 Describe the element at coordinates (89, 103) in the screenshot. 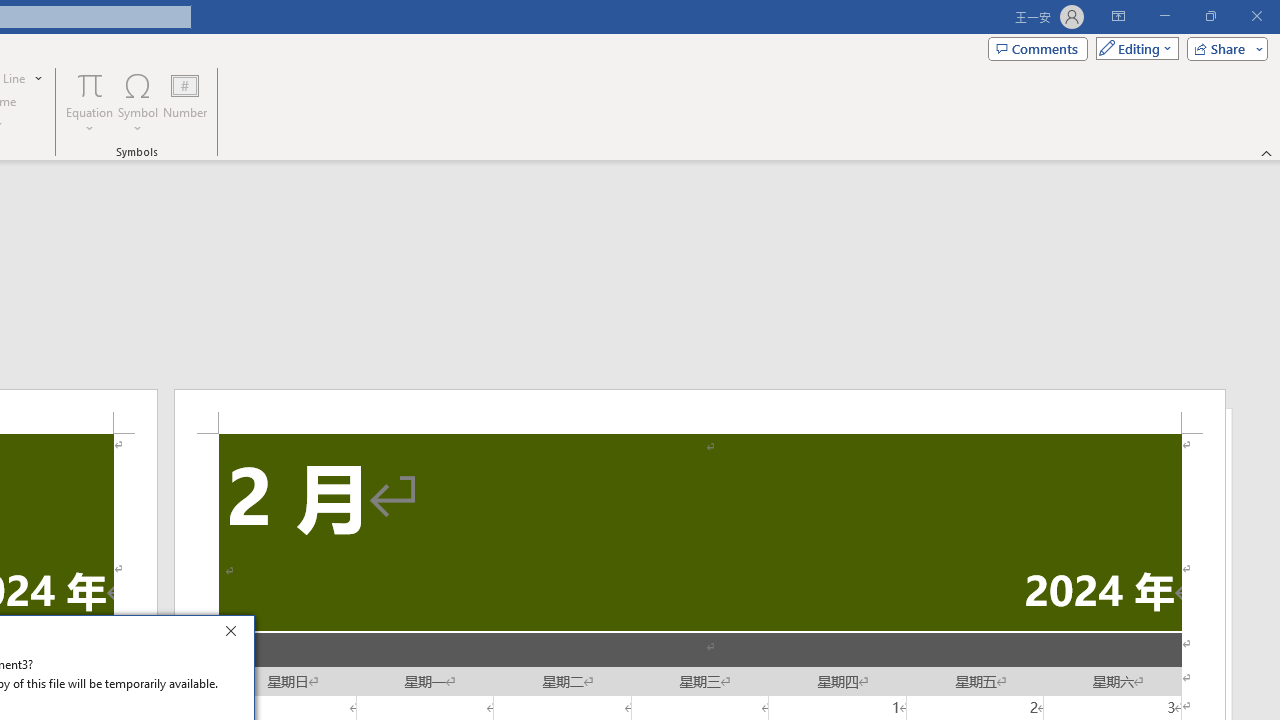

I see `'Equation'` at that location.